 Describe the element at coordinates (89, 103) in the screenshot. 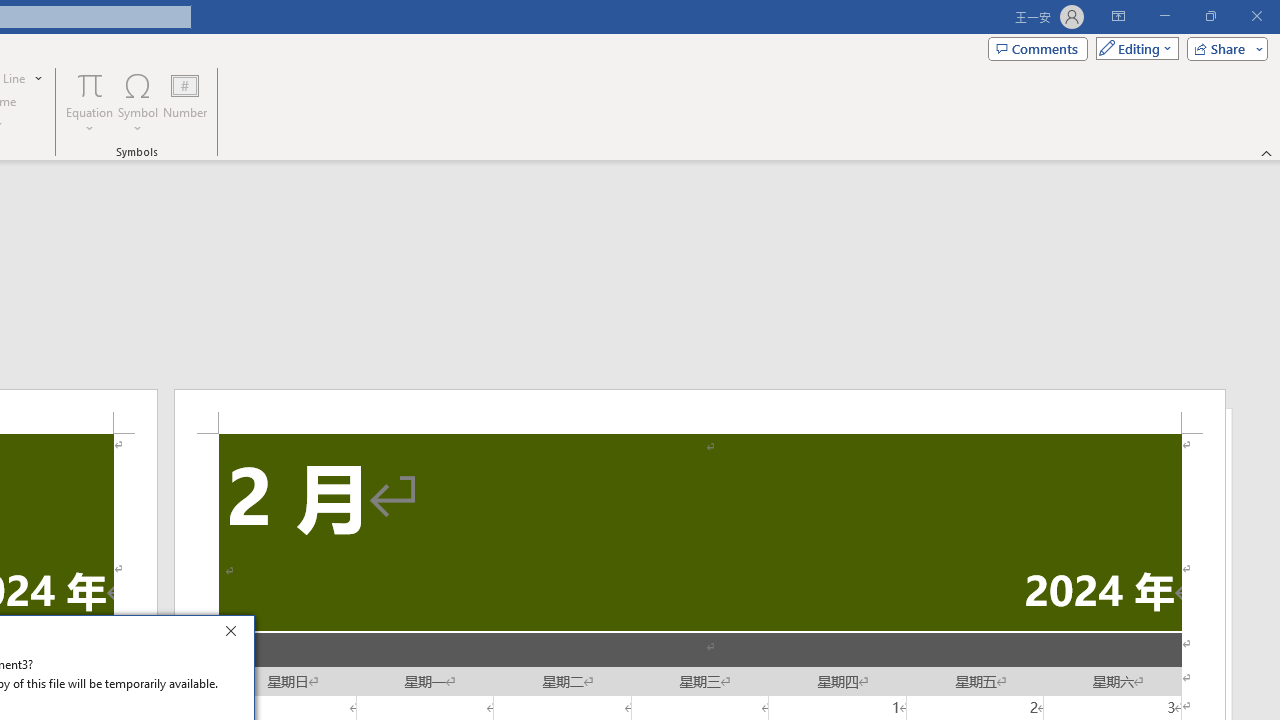

I see `'Equation'` at that location.